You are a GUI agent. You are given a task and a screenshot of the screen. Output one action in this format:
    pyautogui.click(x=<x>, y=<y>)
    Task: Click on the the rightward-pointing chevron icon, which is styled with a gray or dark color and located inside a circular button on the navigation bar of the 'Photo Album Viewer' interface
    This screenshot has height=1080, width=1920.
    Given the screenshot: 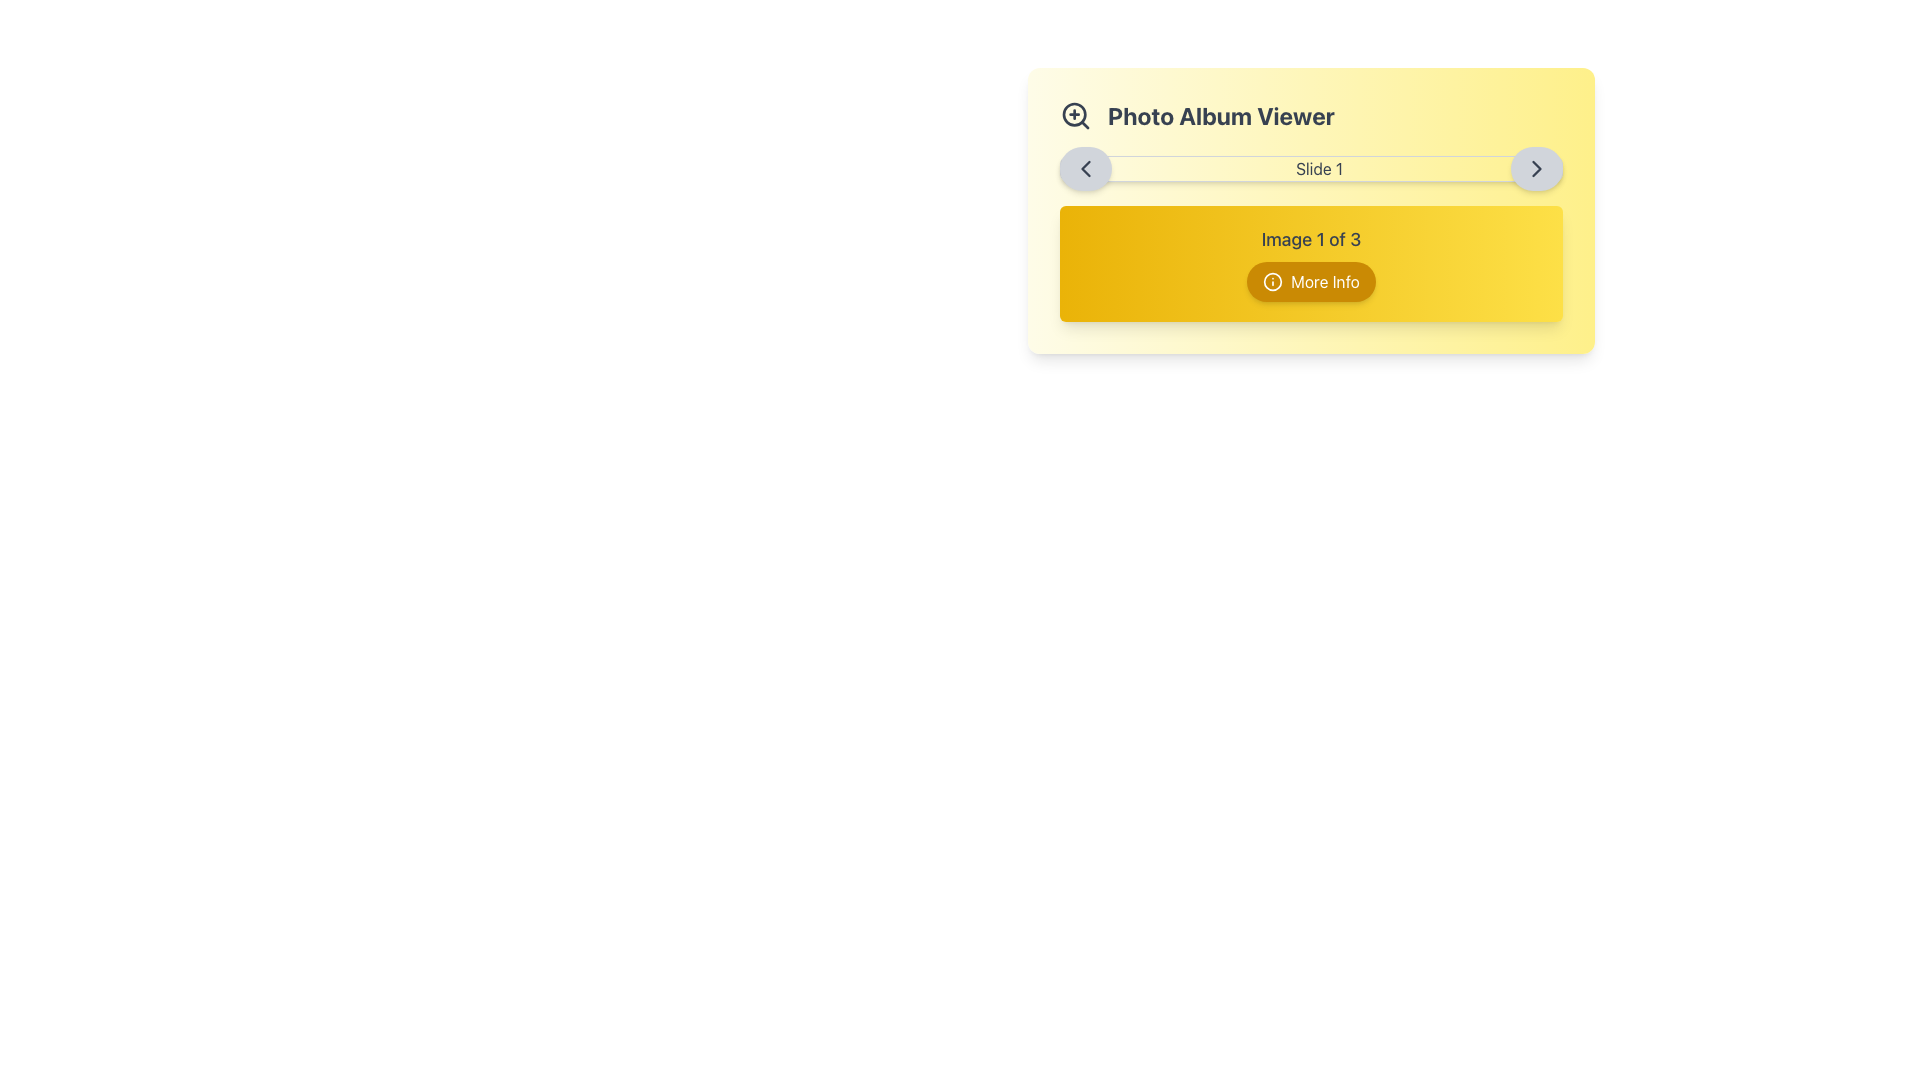 What is the action you would take?
    pyautogui.click(x=1535, y=168)
    